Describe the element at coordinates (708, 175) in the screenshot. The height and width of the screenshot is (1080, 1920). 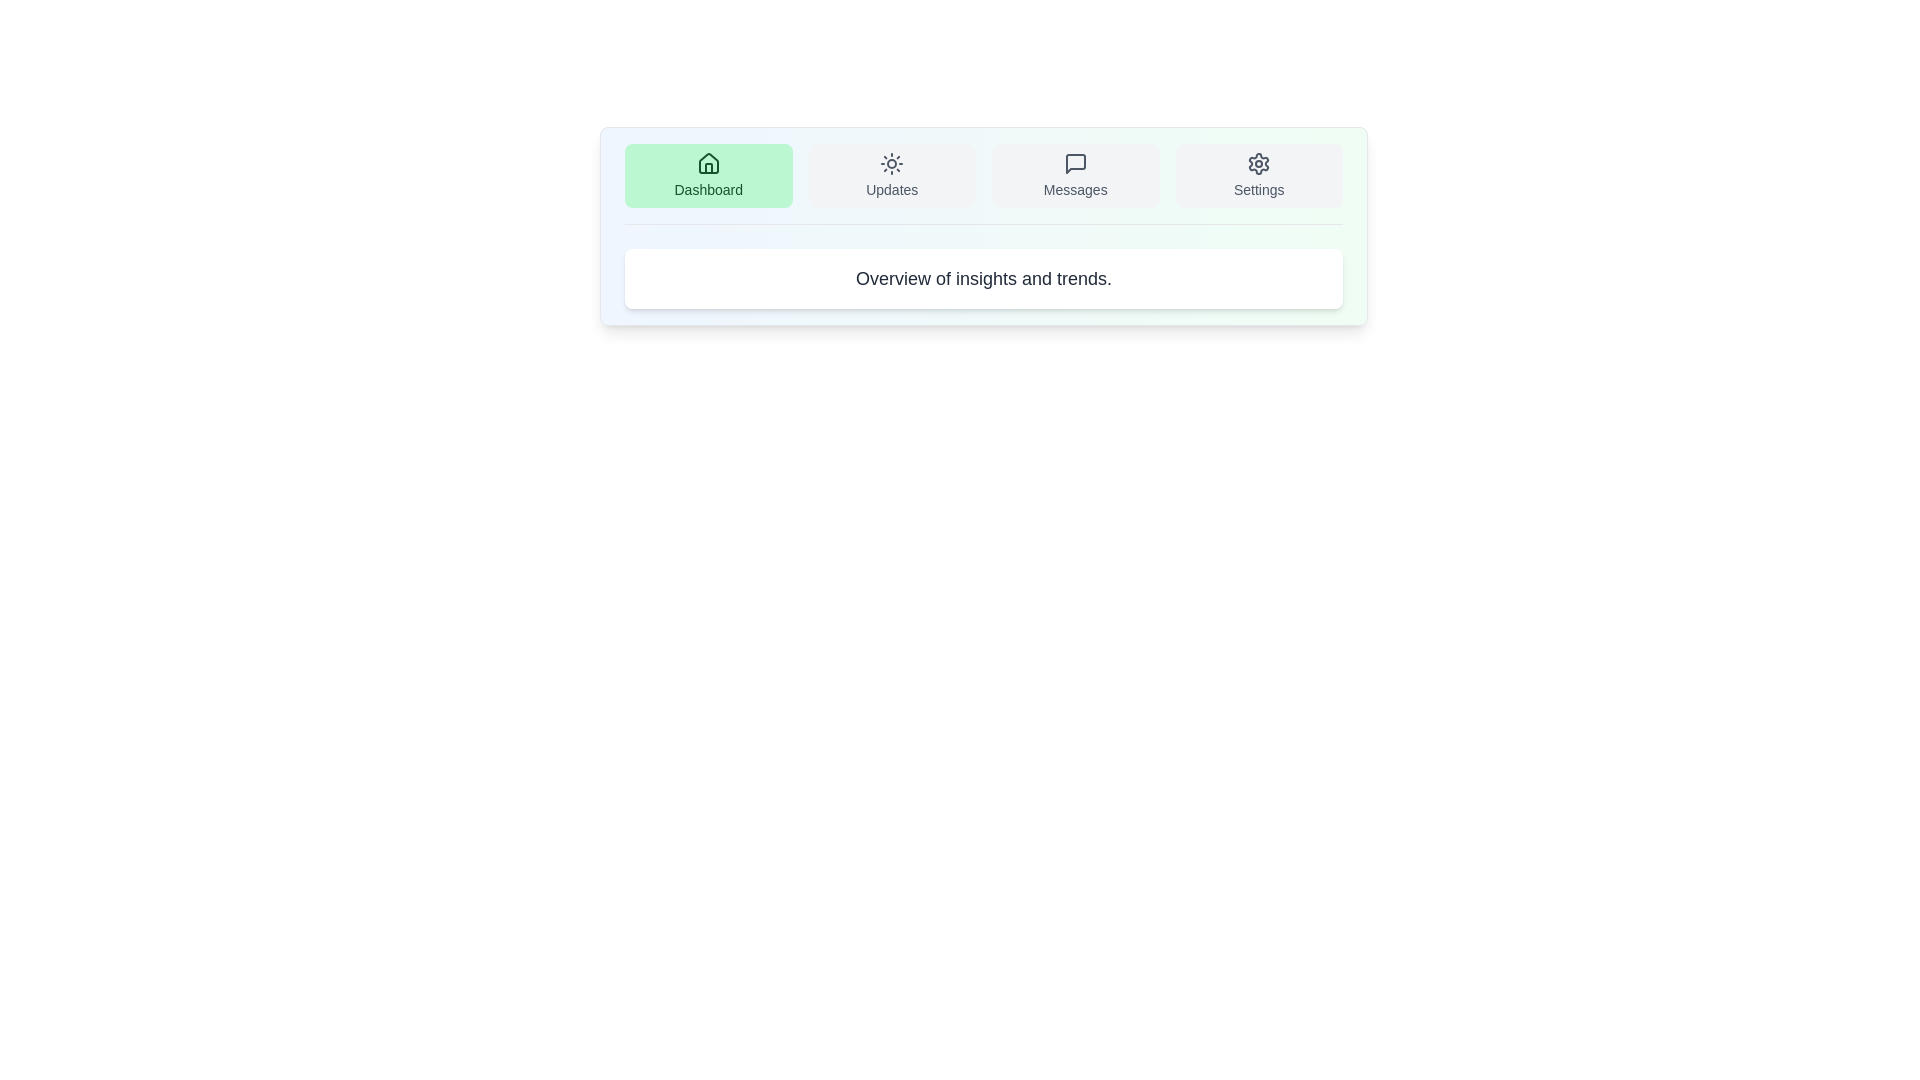
I see `the tab labeled Dashboard to observe the hover effect` at that location.